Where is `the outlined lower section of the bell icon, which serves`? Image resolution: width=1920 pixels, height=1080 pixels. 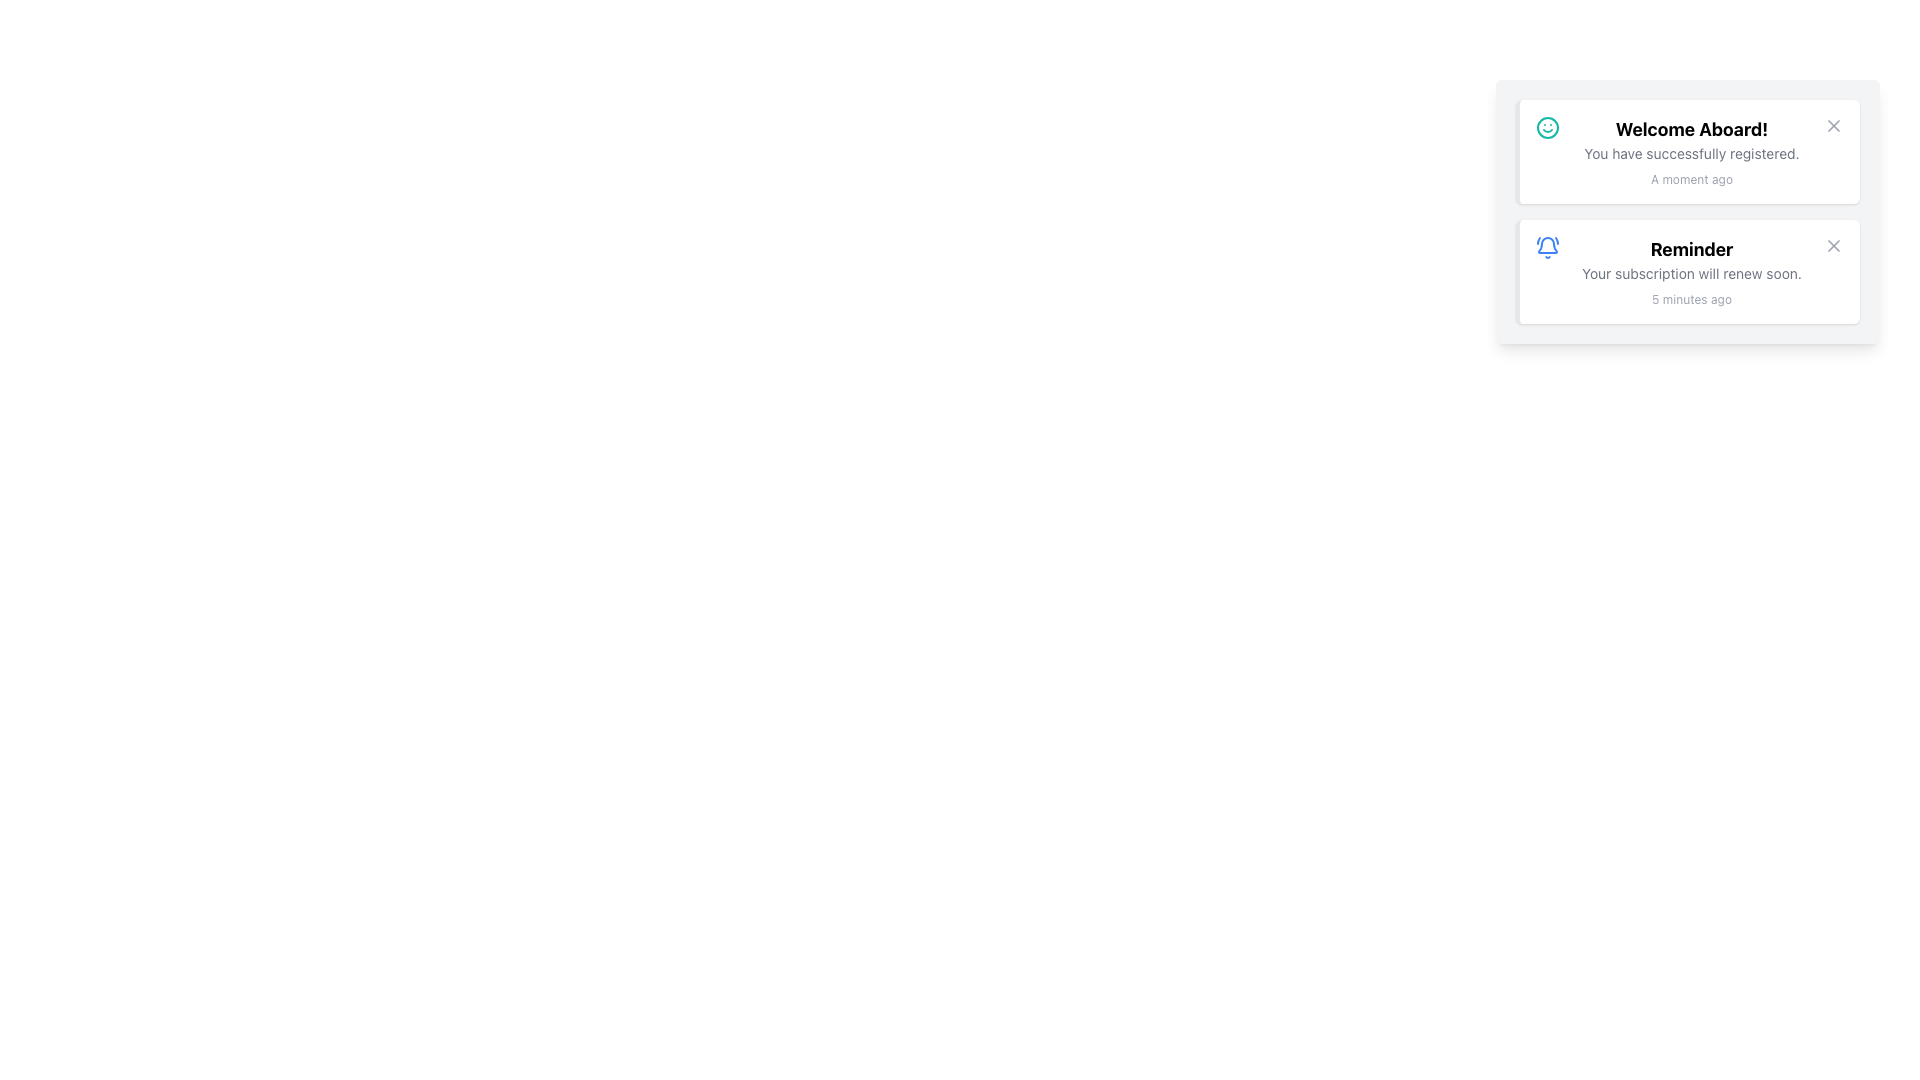 the outlined lower section of the bell icon, which serves is located at coordinates (1547, 244).